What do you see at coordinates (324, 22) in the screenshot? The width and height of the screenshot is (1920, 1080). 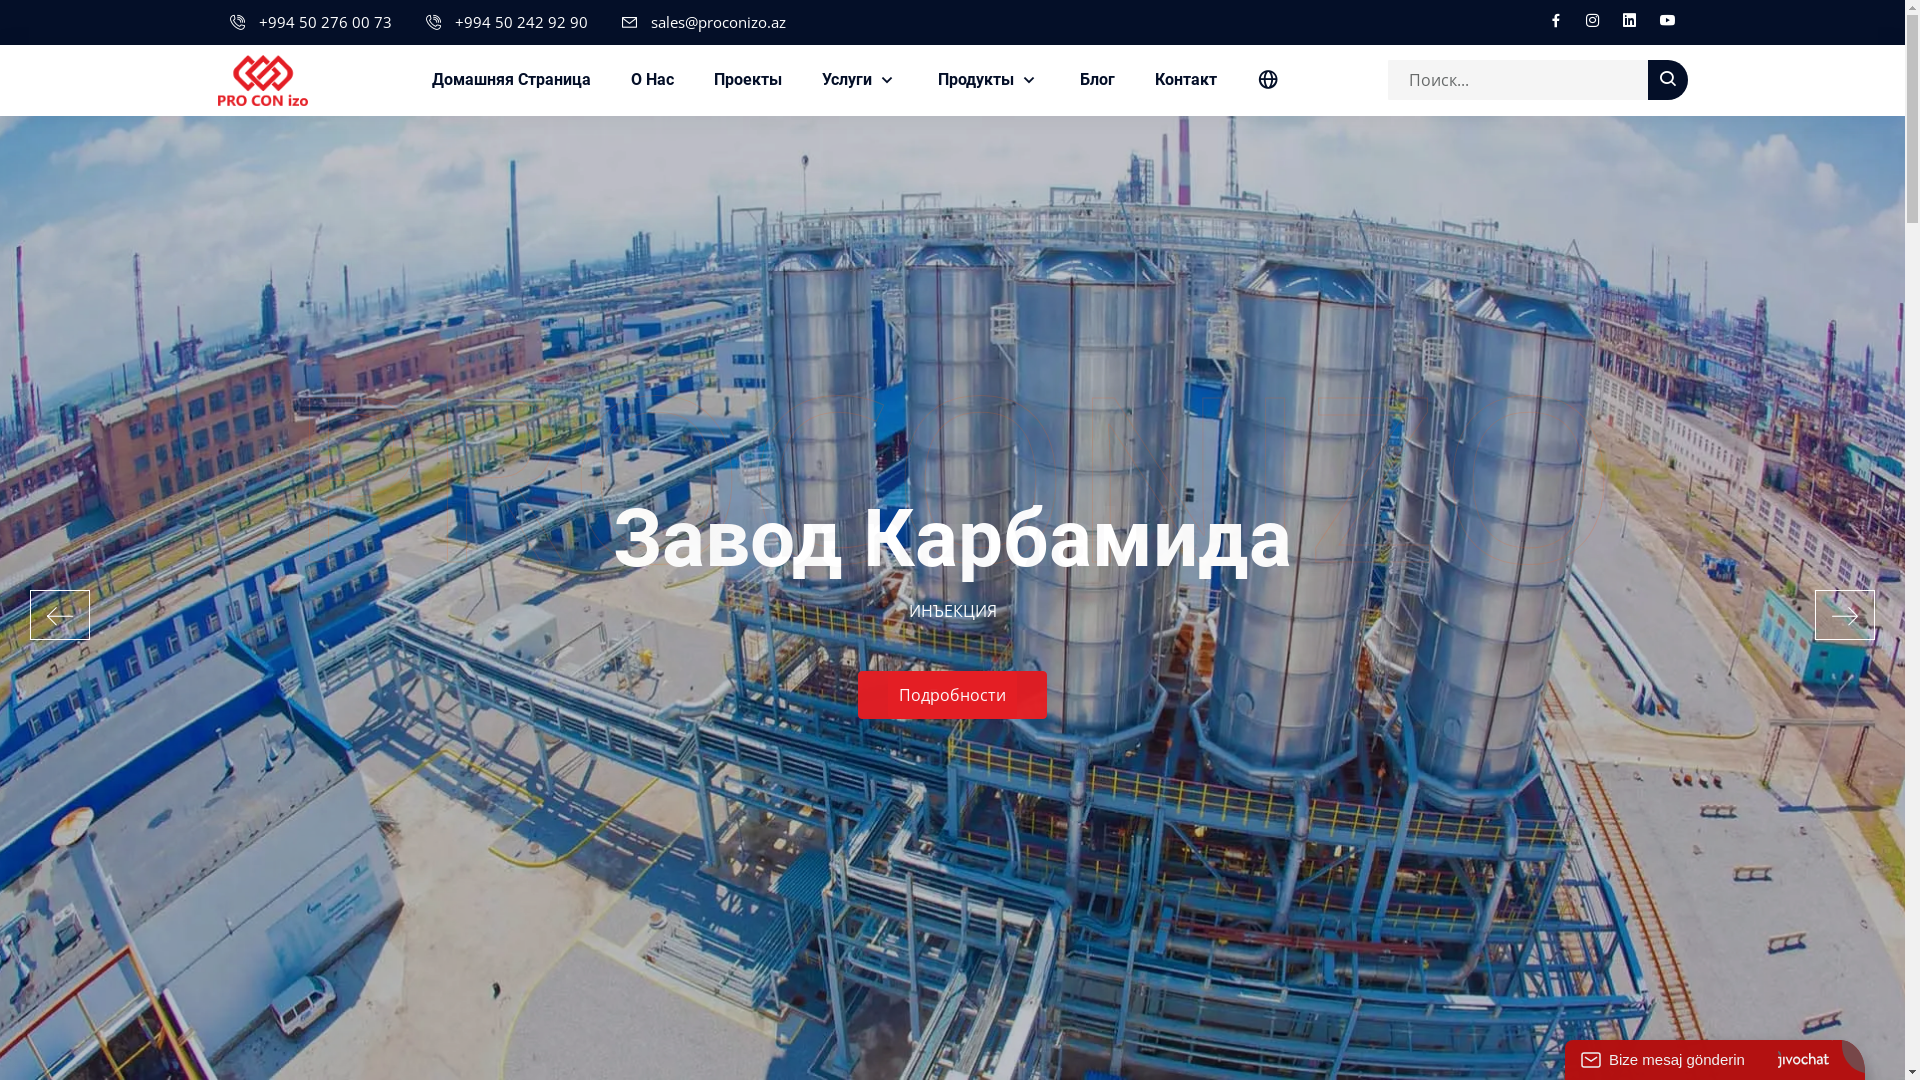 I see `'+994 50 276 00 73'` at bounding box center [324, 22].